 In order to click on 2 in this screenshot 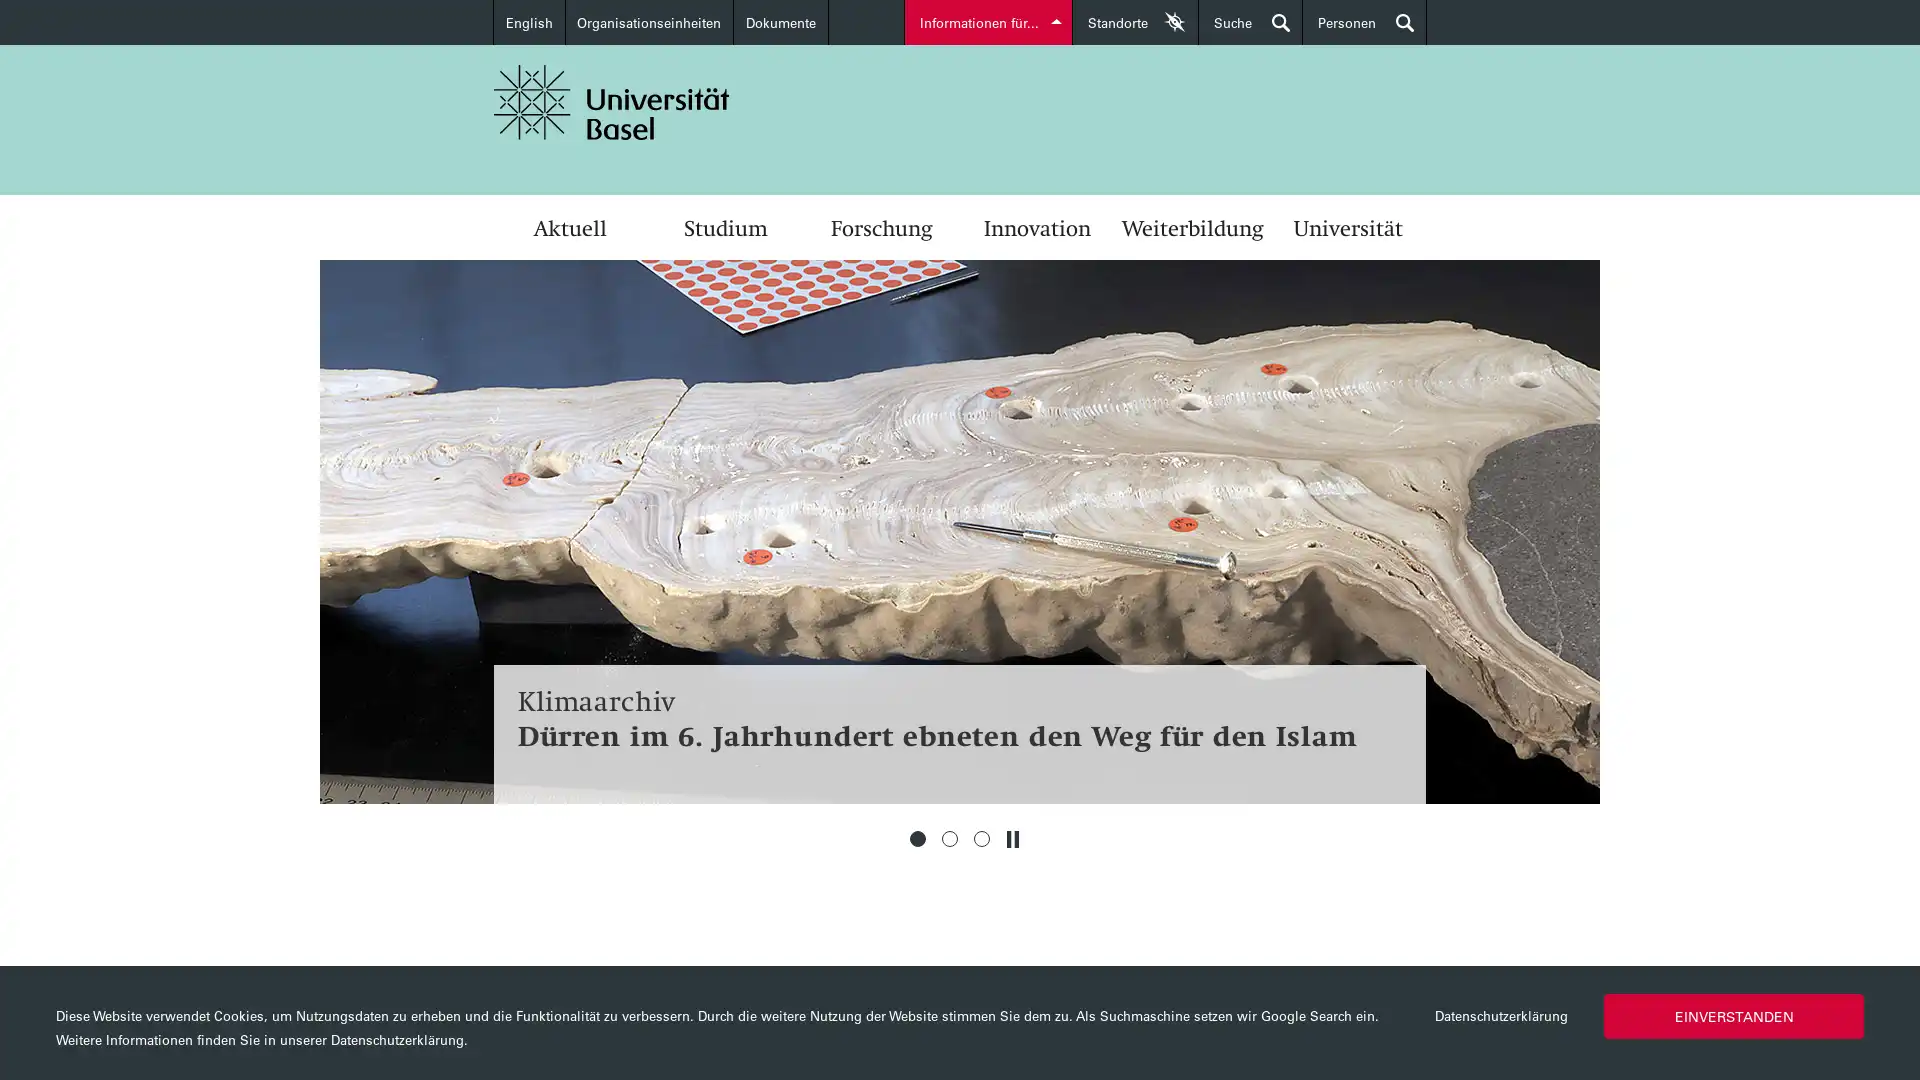, I will do `click(948, 839)`.